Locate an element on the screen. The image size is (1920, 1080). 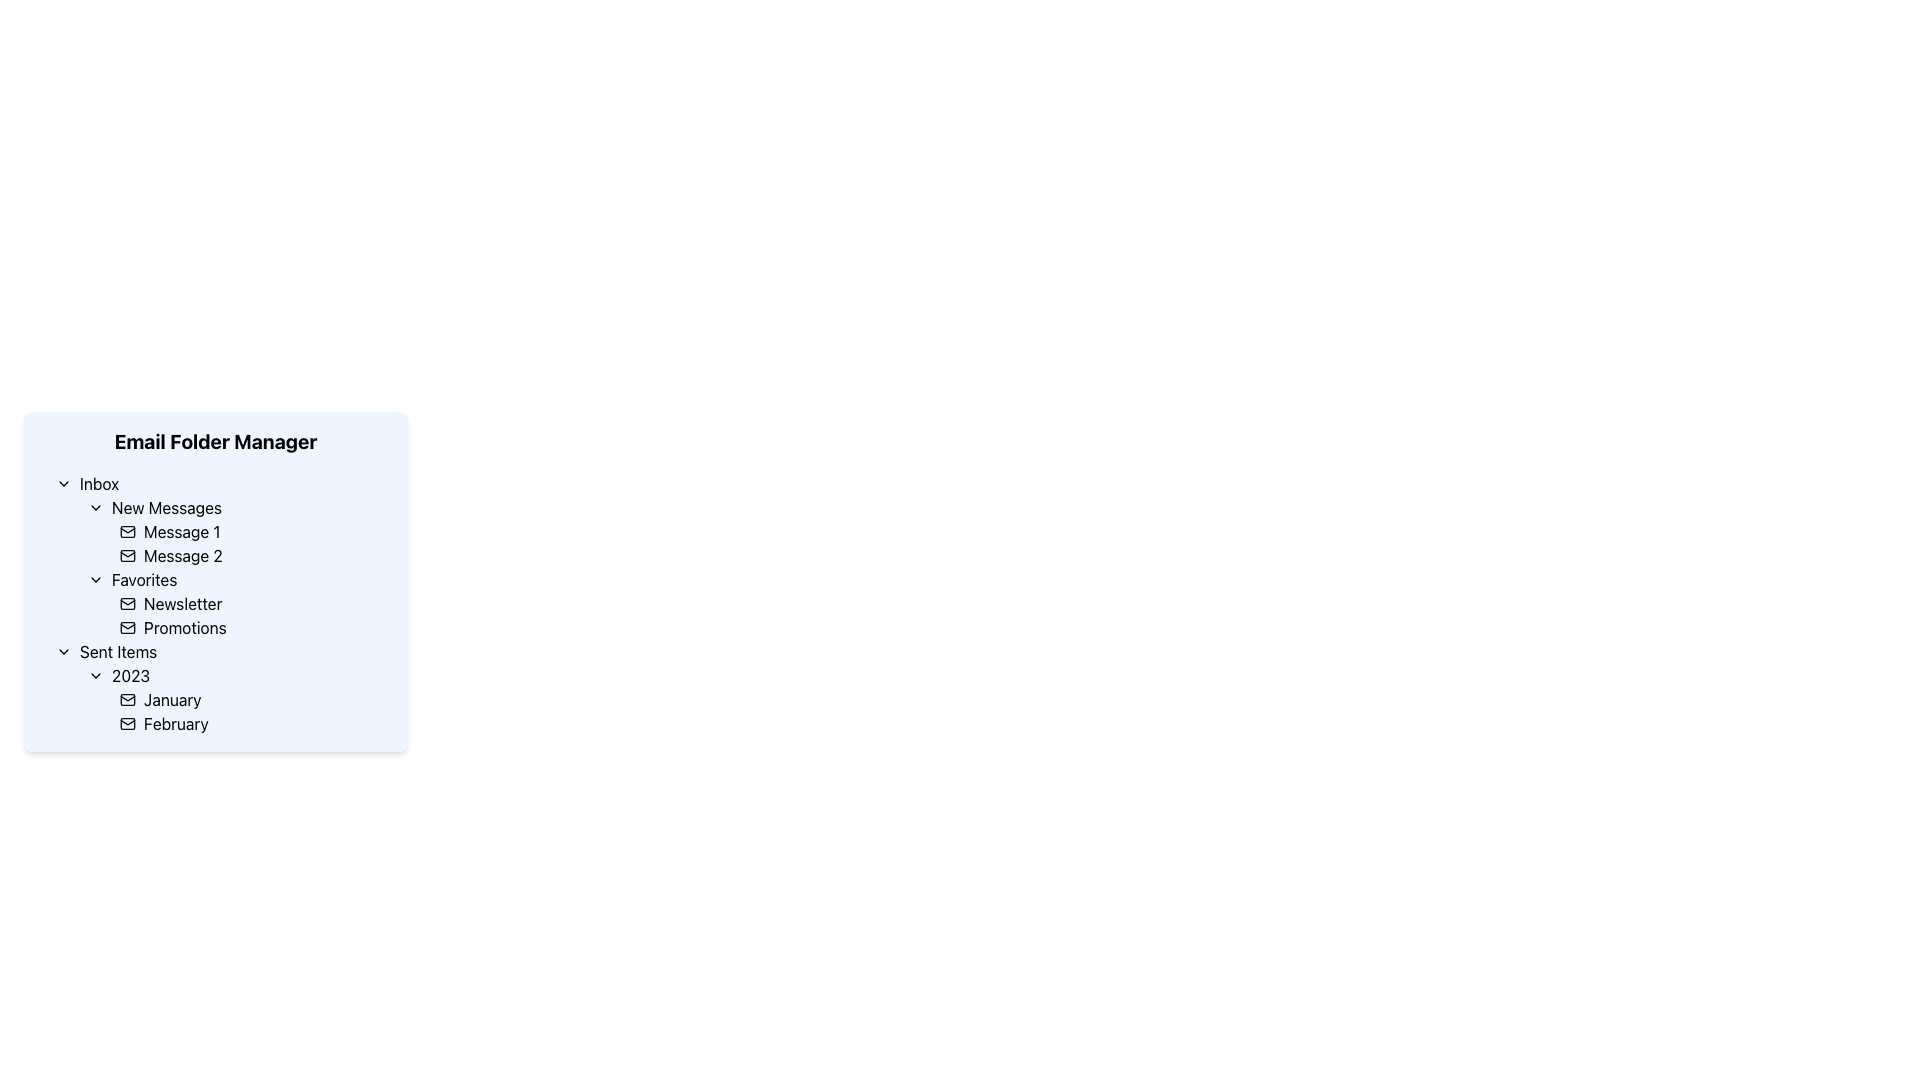
the '2023' text label in the 'Sent Items' section of the Email Folder Manager UI is located at coordinates (130, 675).